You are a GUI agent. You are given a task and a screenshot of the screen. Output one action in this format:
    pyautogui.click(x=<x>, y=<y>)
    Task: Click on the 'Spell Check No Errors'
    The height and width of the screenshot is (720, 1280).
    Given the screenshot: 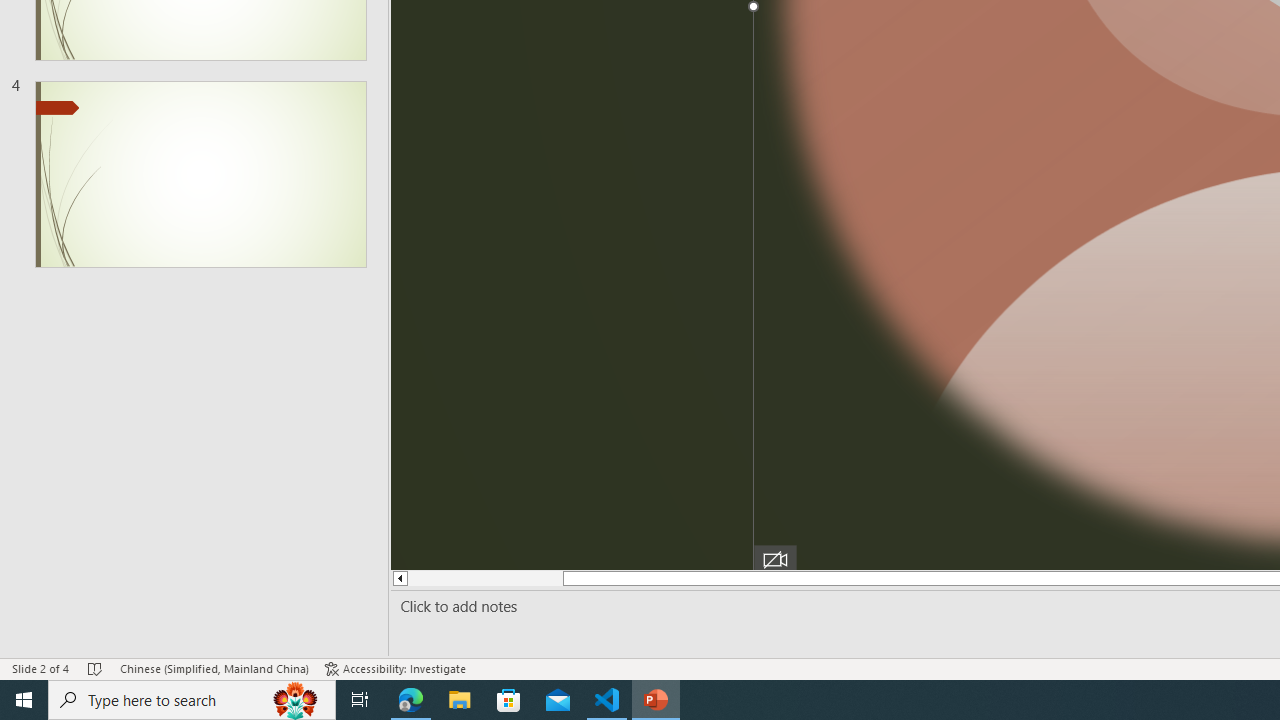 What is the action you would take?
    pyautogui.click(x=95, y=669)
    